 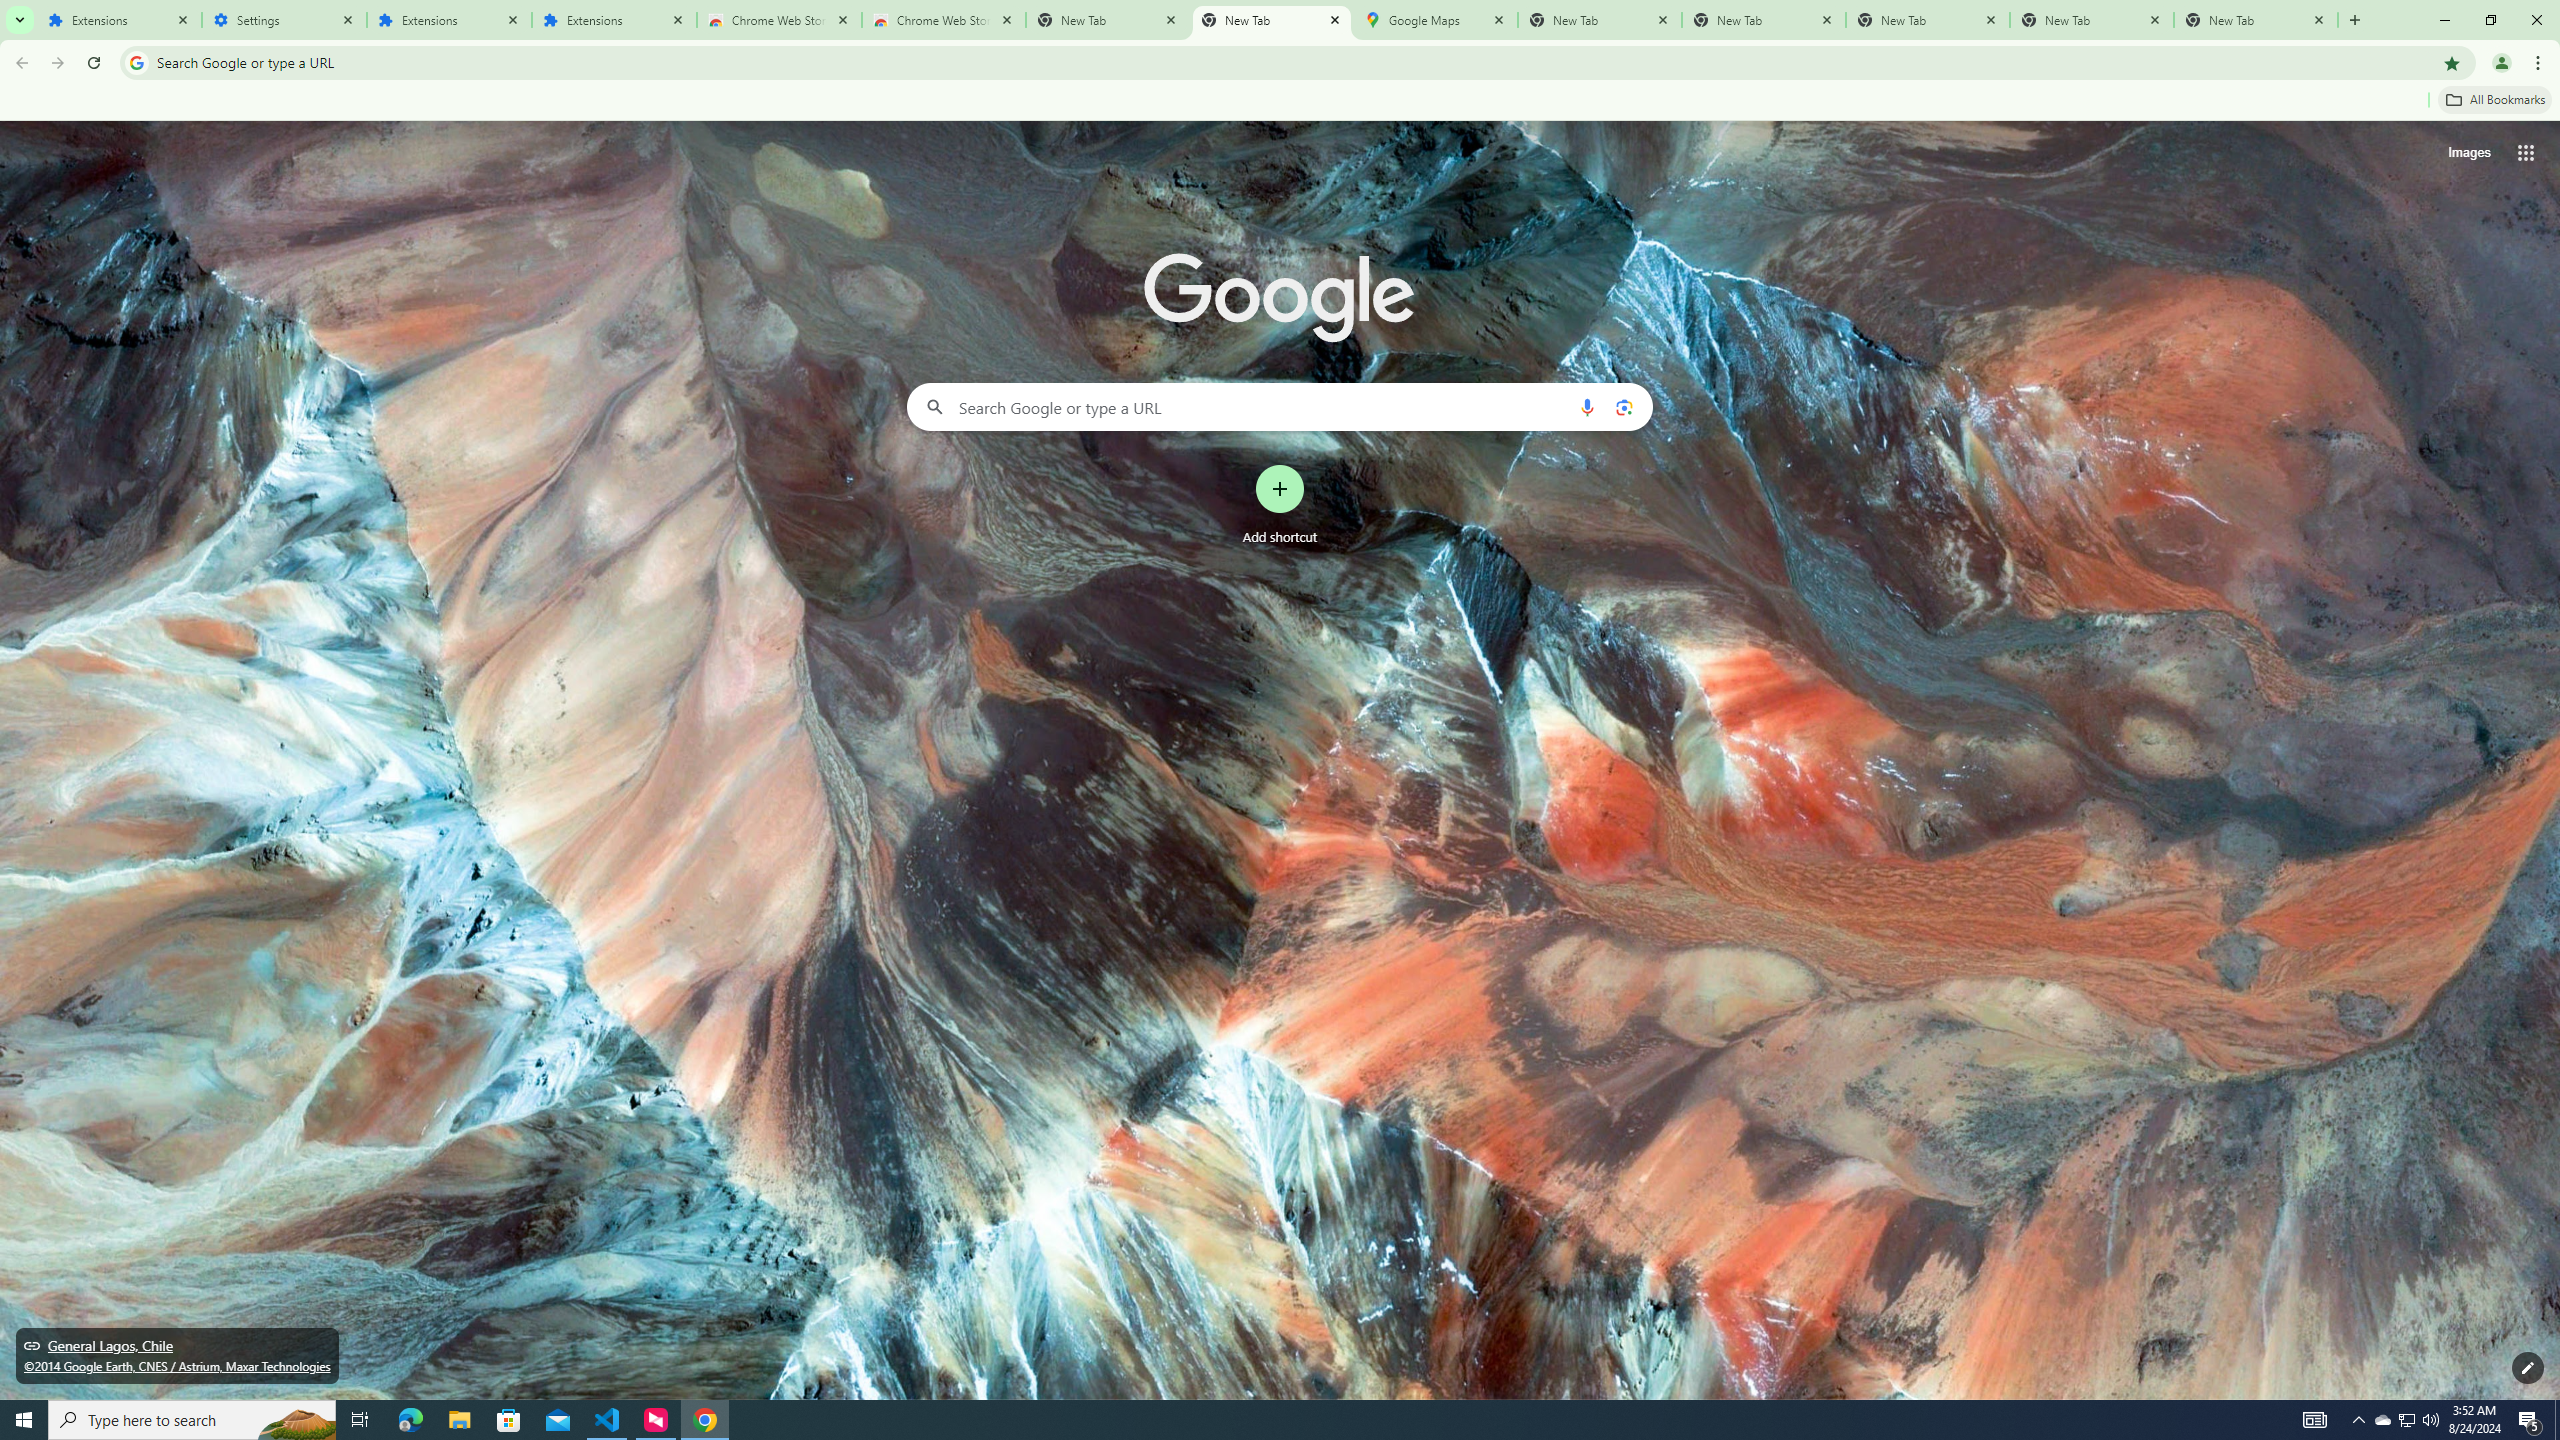 What do you see at coordinates (1280, 405) in the screenshot?
I see `'Search Google or type a URL'` at bounding box center [1280, 405].